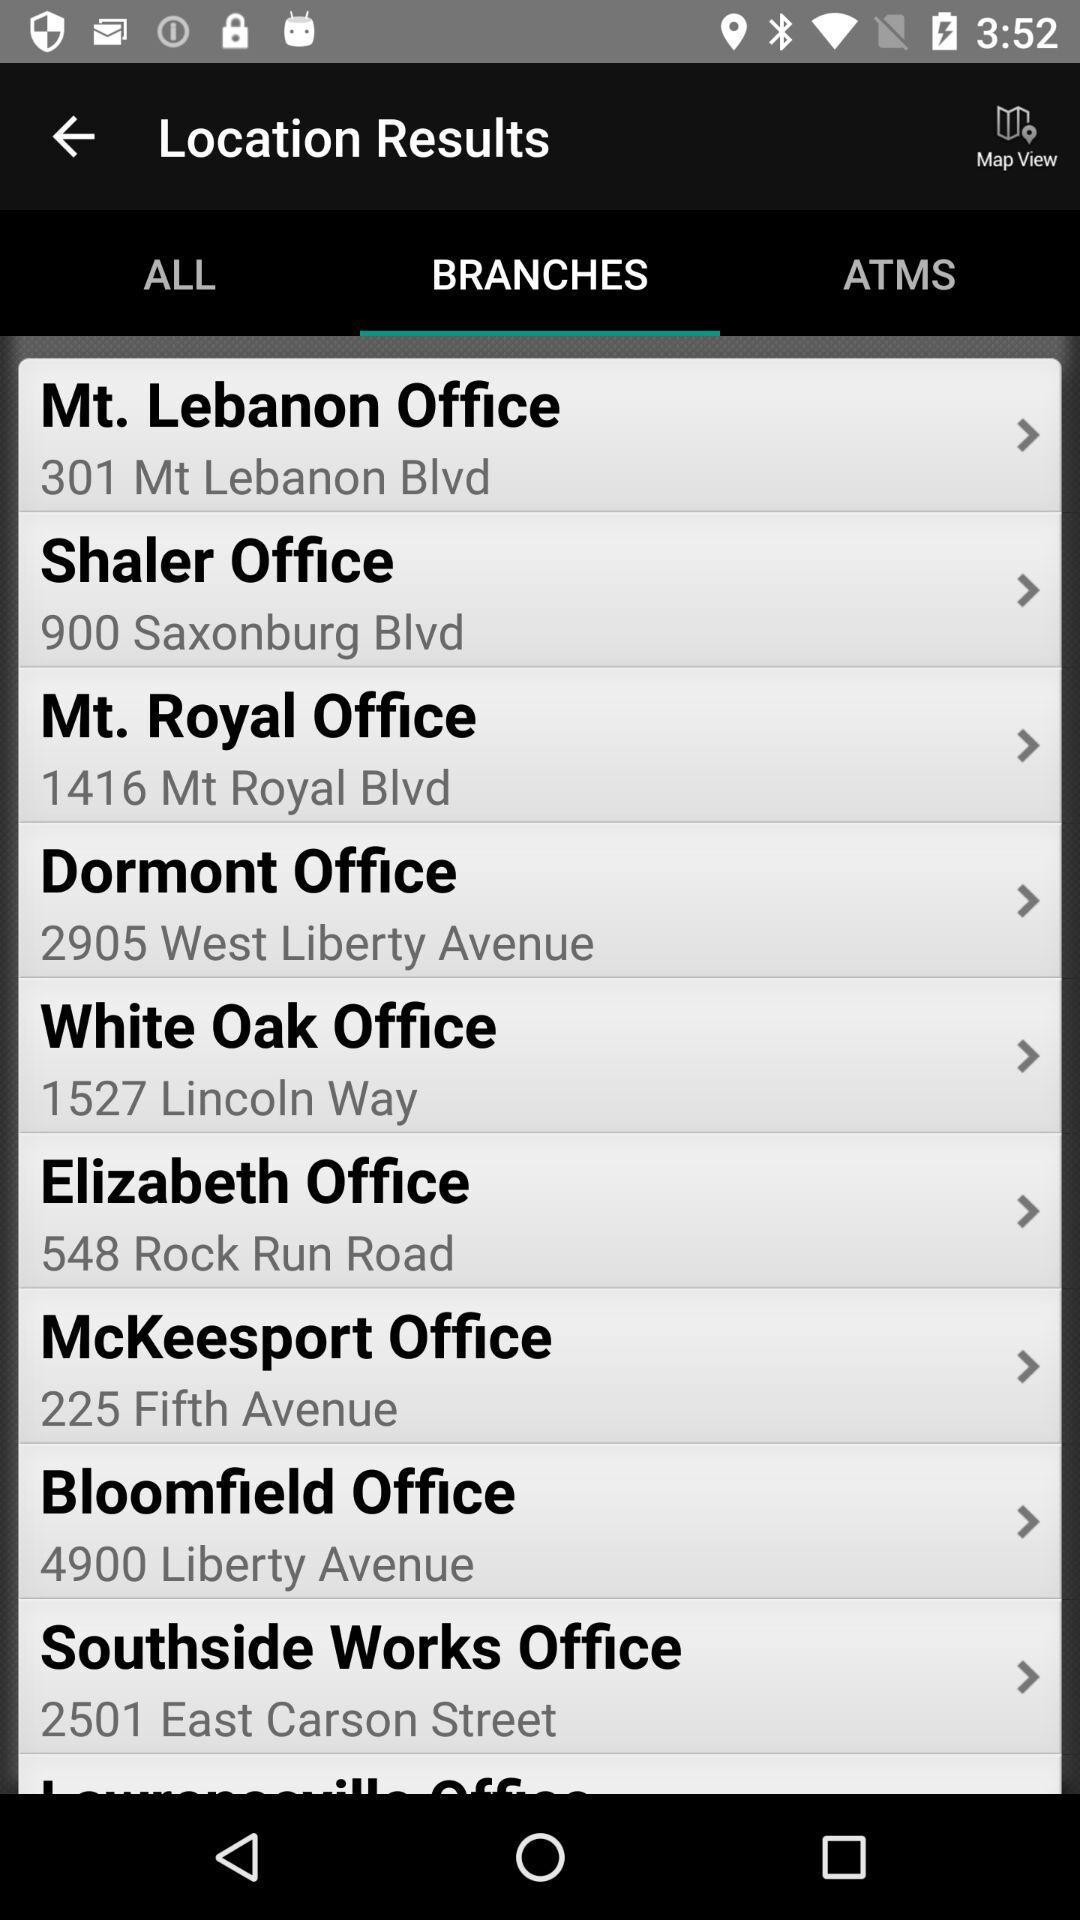  Describe the element at coordinates (513, 1250) in the screenshot. I see `item below the elizabeth office` at that location.